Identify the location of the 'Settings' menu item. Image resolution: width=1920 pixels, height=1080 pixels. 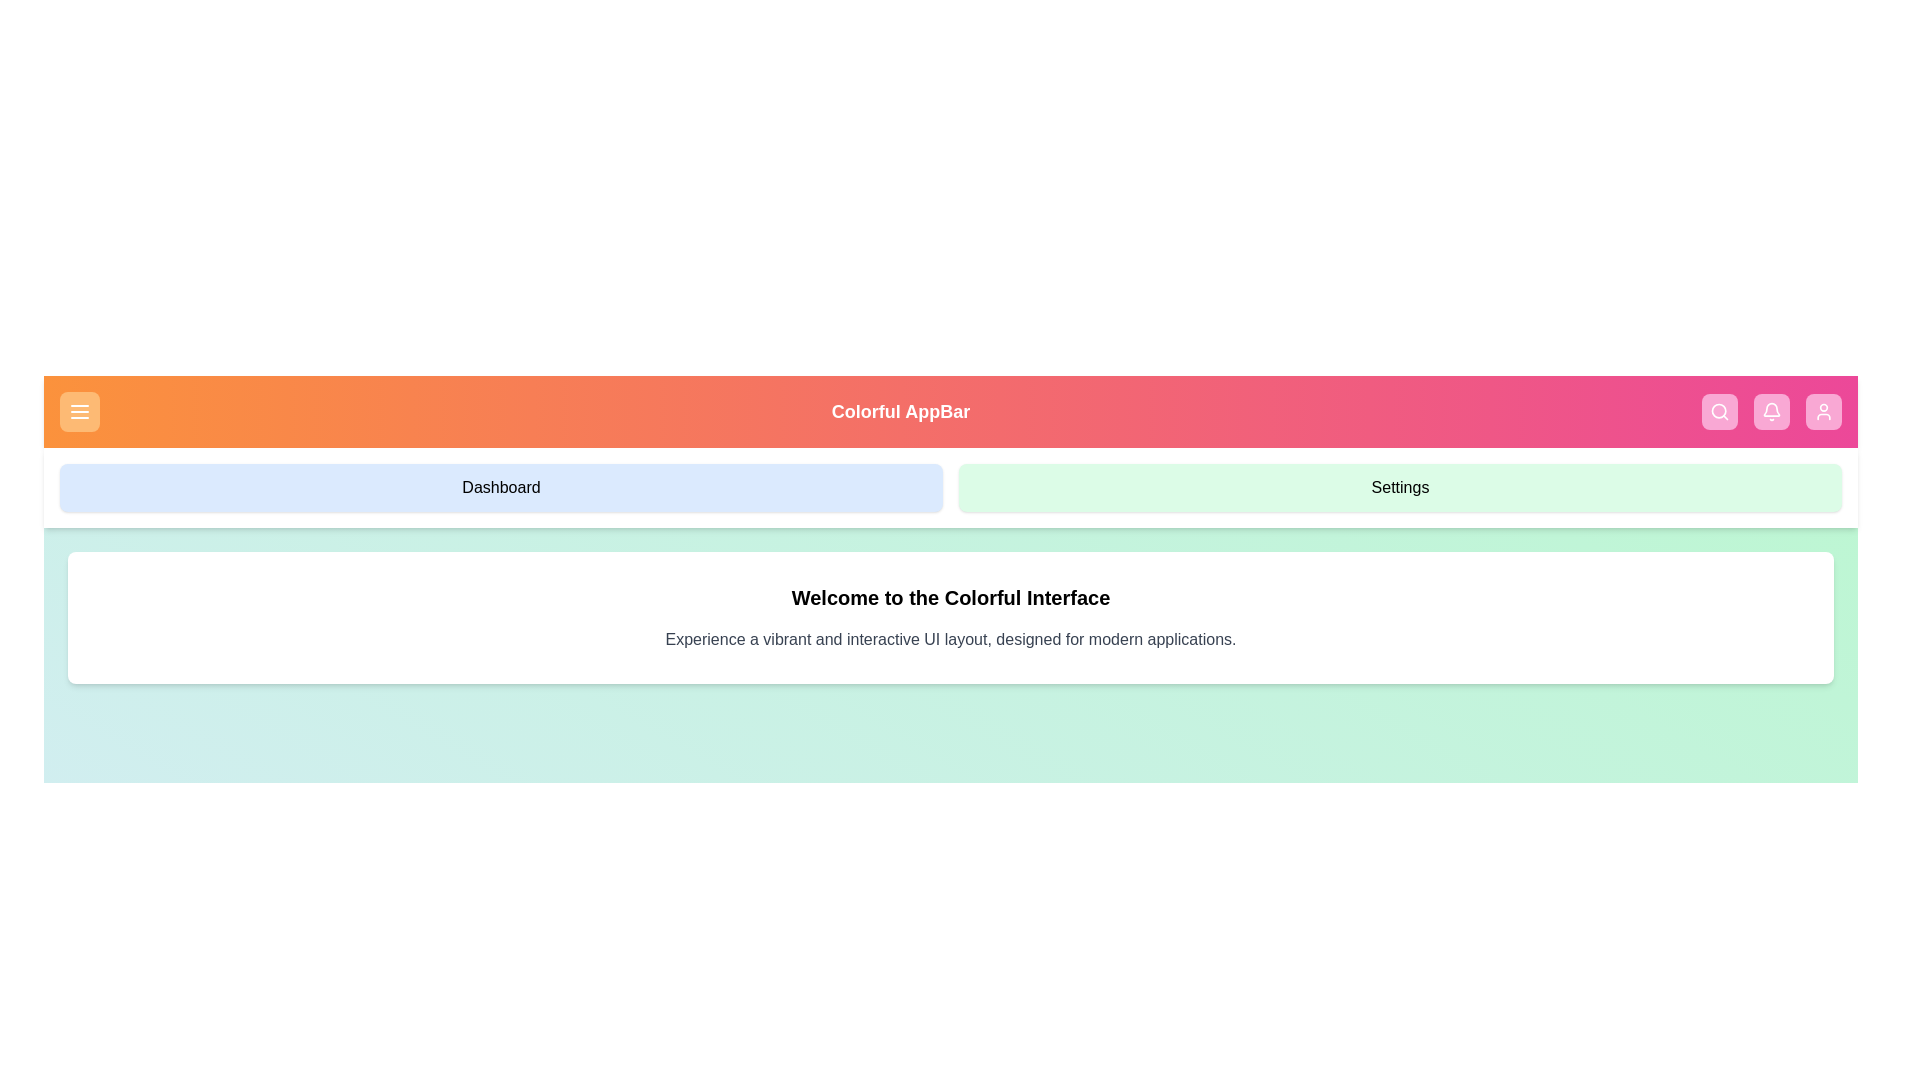
(1399, 488).